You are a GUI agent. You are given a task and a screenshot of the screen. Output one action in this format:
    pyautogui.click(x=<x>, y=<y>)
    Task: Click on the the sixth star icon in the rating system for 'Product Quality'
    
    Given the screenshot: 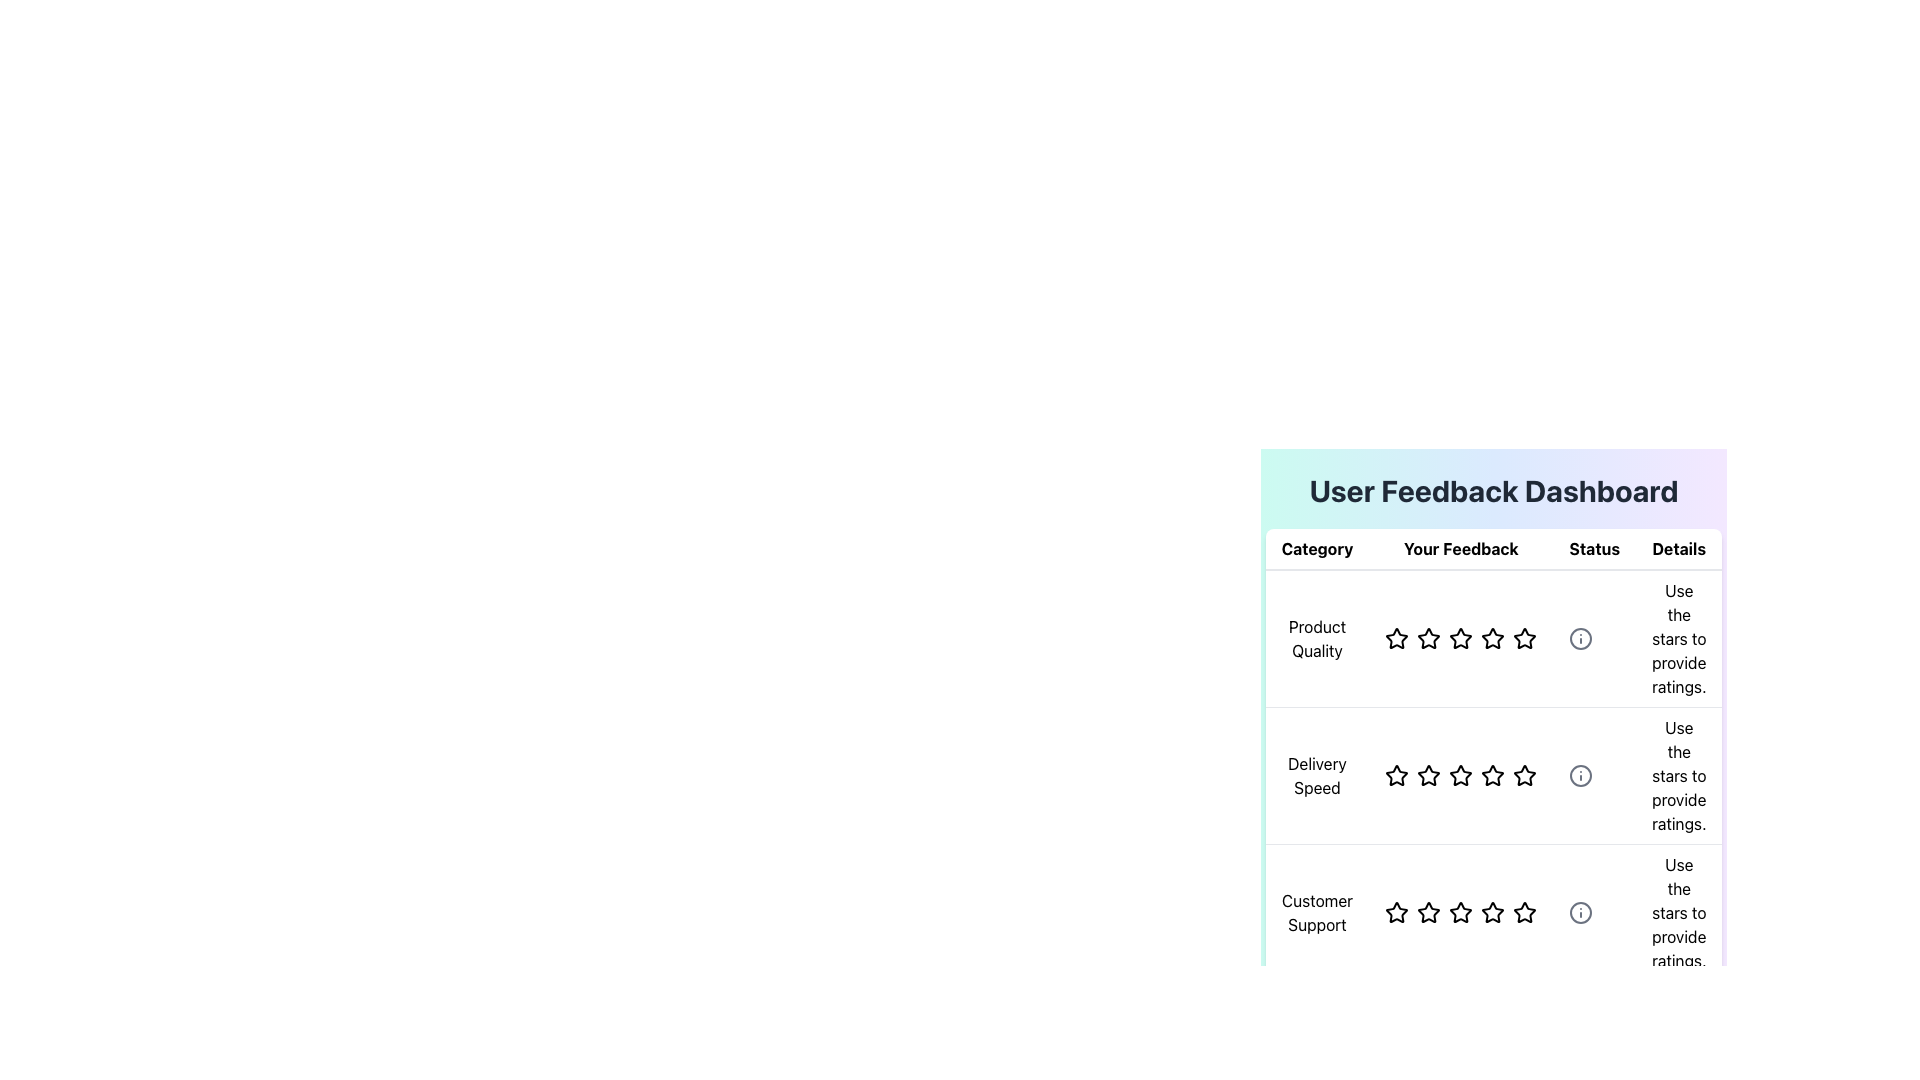 What is the action you would take?
    pyautogui.click(x=1524, y=639)
    